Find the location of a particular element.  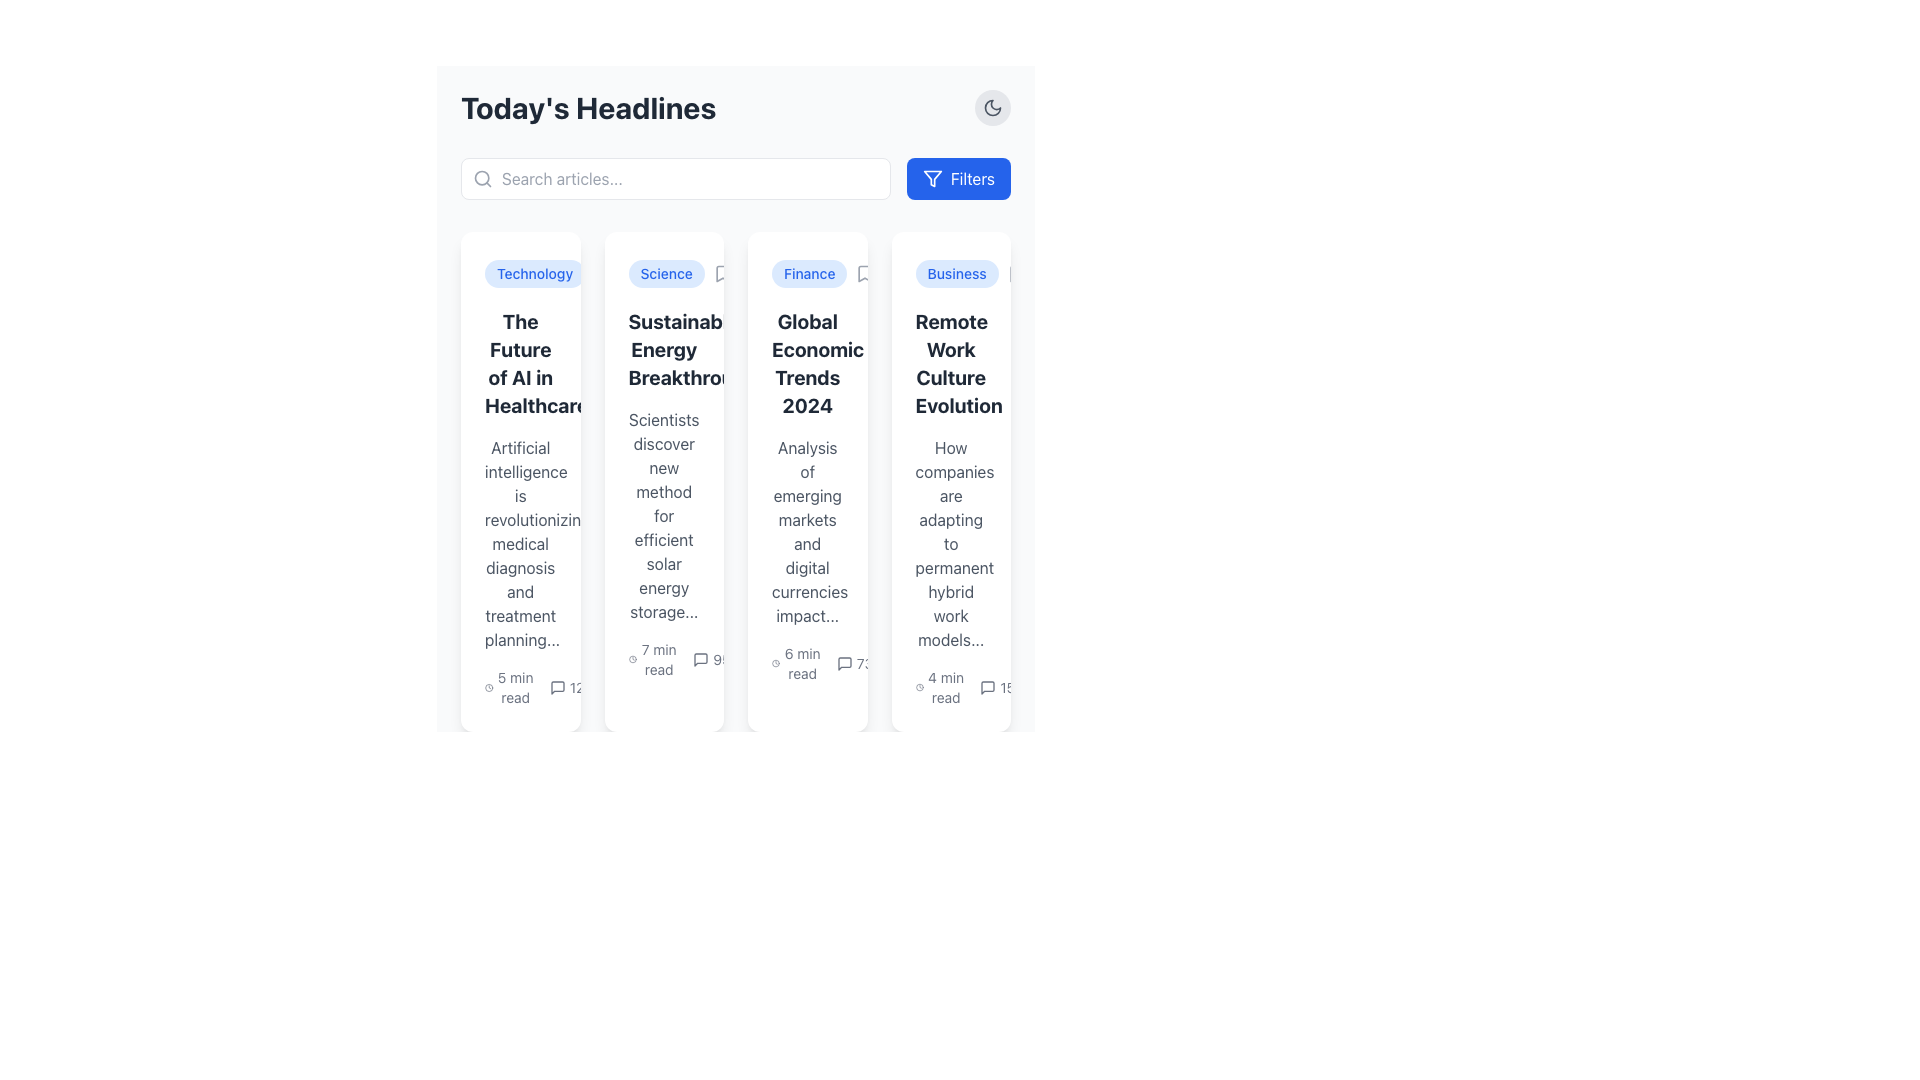

the speech bubble icon indicating comments within the 'Sustainable Energy Breakthrough' card is located at coordinates (701, 659).